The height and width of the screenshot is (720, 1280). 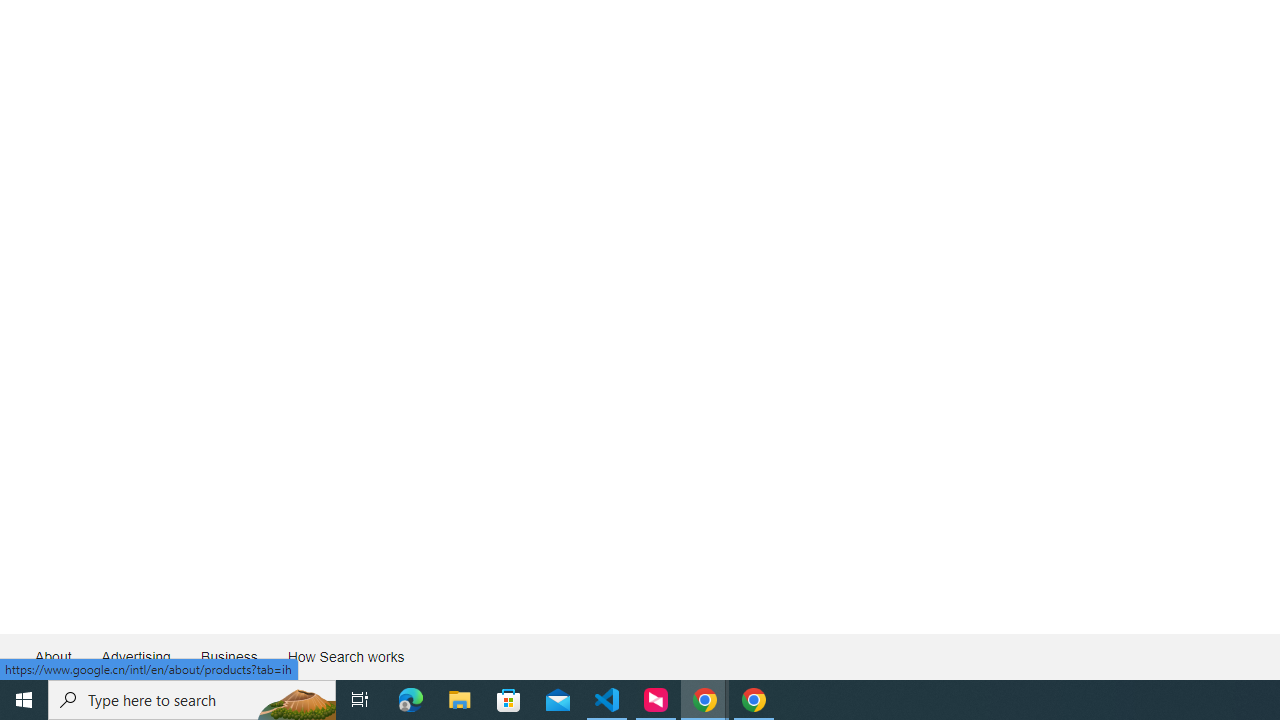 I want to click on 'Advertising', so click(x=134, y=657).